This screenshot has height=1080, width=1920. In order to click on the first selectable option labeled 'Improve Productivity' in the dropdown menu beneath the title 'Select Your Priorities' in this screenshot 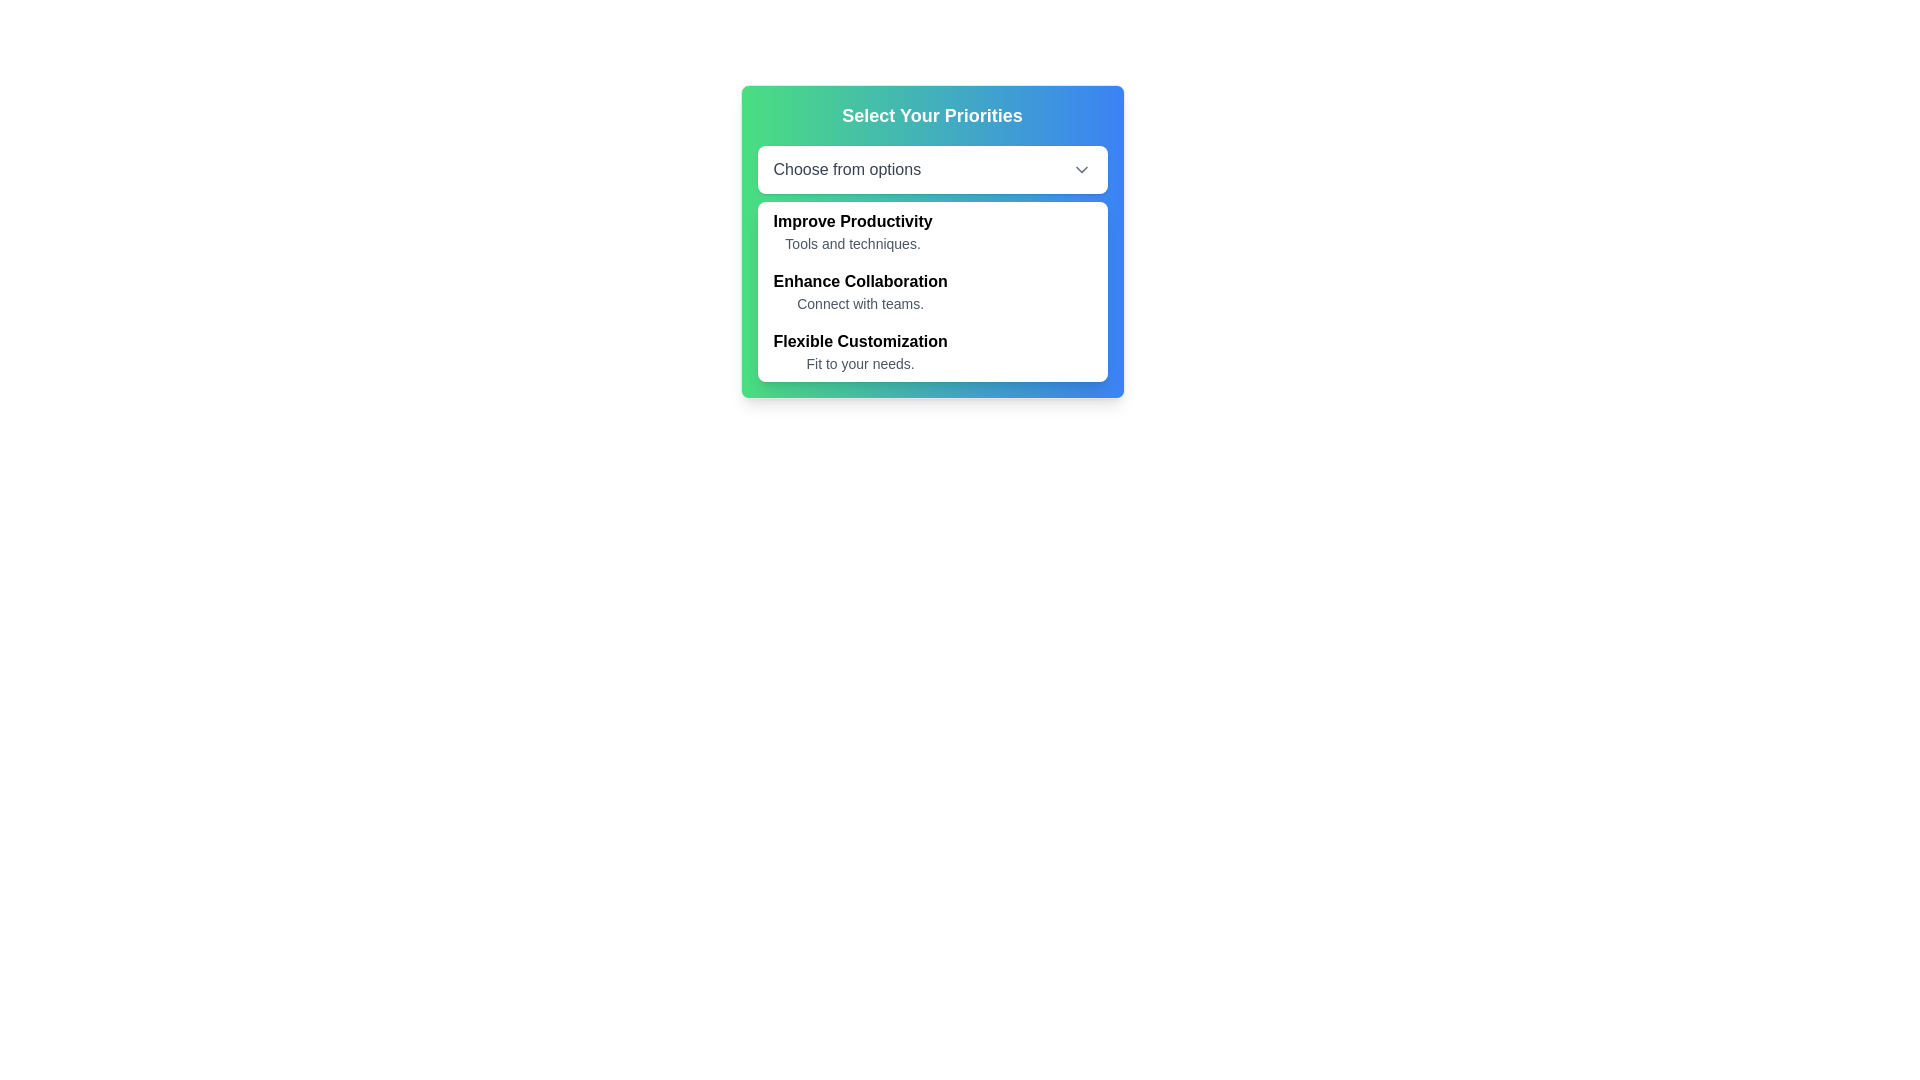, I will do `click(853, 230)`.